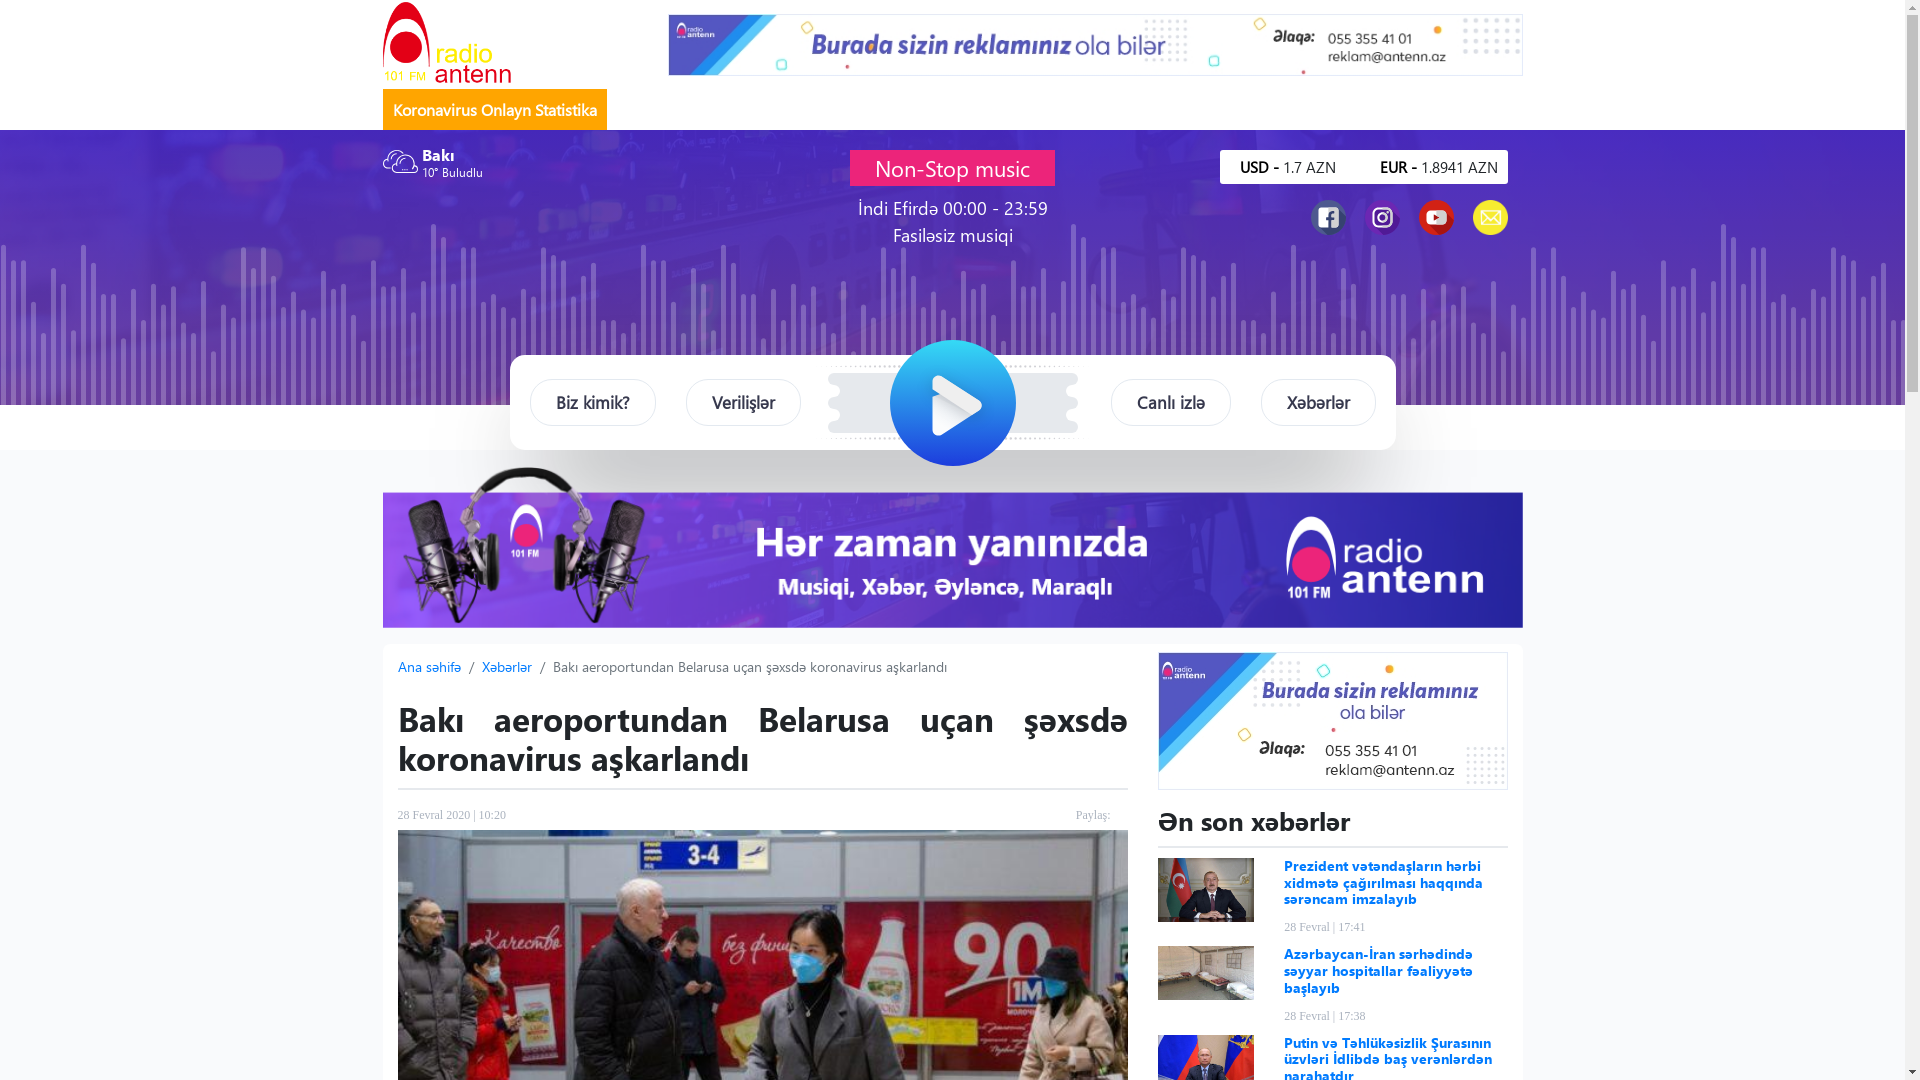 Image resolution: width=1920 pixels, height=1080 pixels. What do you see at coordinates (494, 109) in the screenshot?
I see `'Koronavirus Onlayn Statistika'` at bounding box center [494, 109].